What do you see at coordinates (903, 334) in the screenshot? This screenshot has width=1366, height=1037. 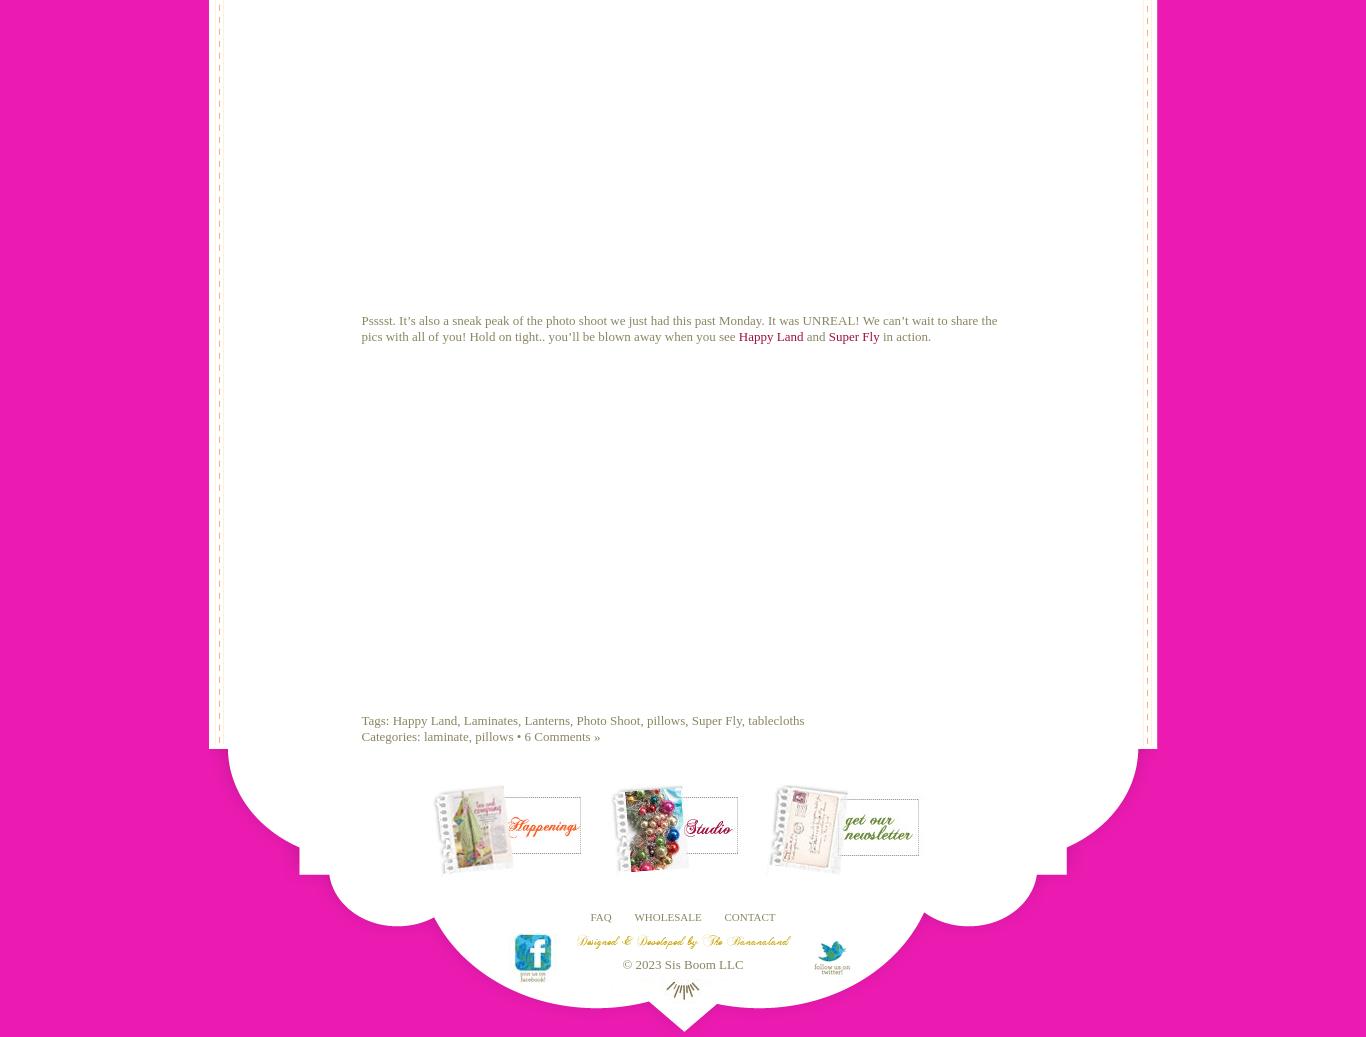 I see `'in action.'` at bounding box center [903, 334].